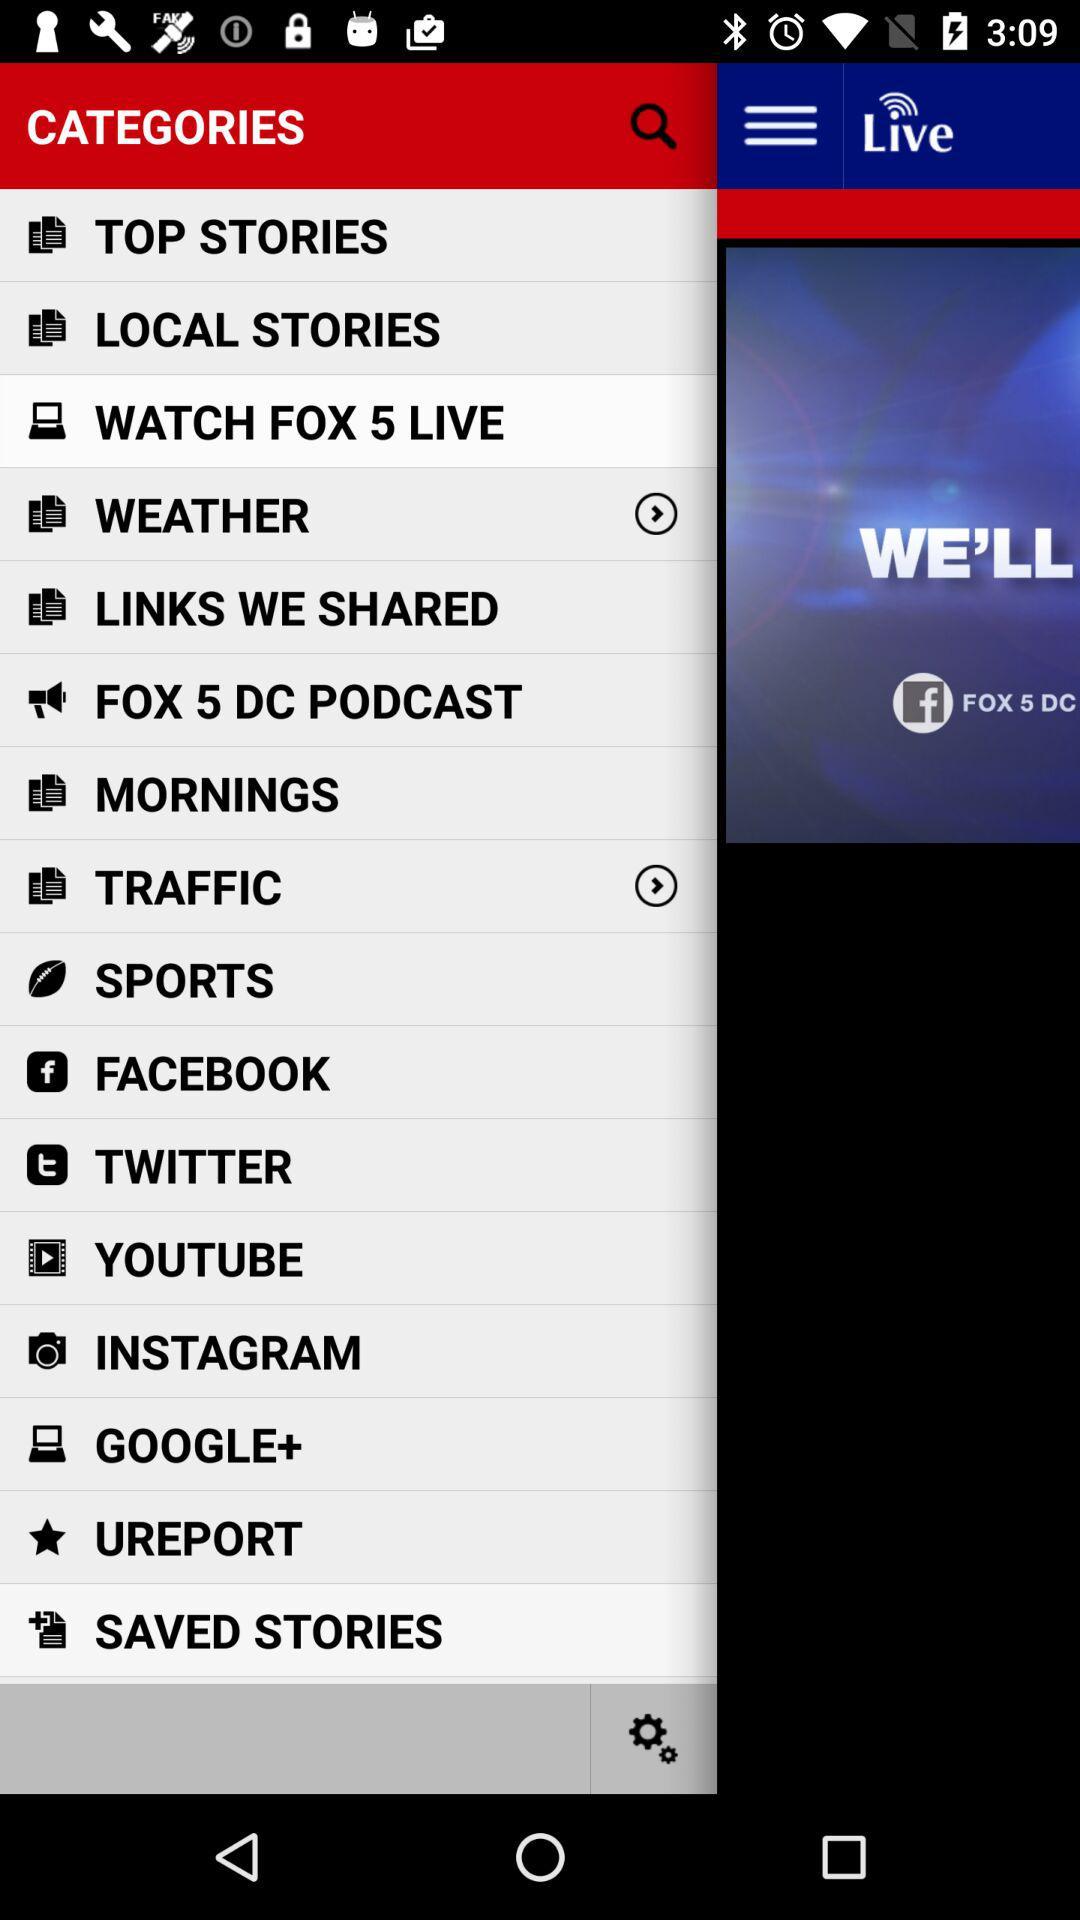 The width and height of the screenshot is (1080, 1920). Describe the element at coordinates (188, 885) in the screenshot. I see `item below mornings item` at that location.